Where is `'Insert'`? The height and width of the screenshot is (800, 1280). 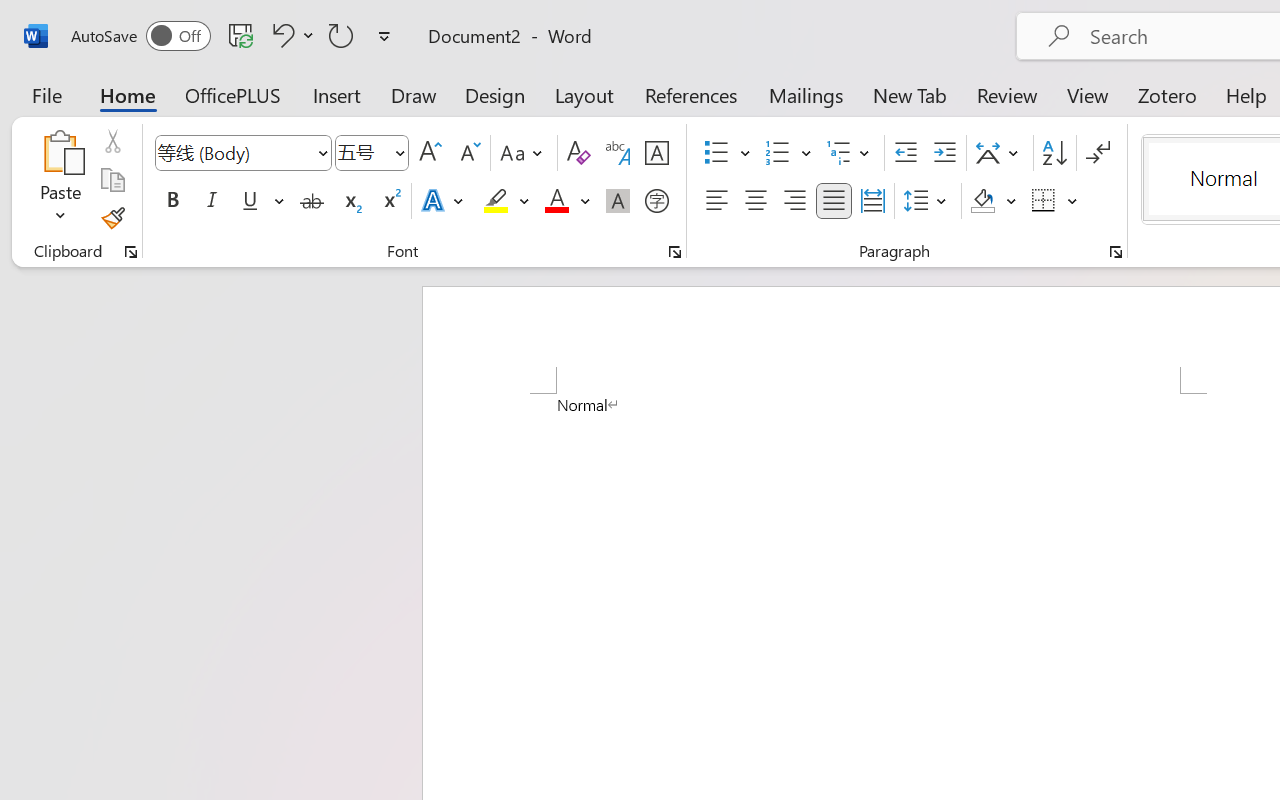
'Insert' is located at coordinates (337, 94).